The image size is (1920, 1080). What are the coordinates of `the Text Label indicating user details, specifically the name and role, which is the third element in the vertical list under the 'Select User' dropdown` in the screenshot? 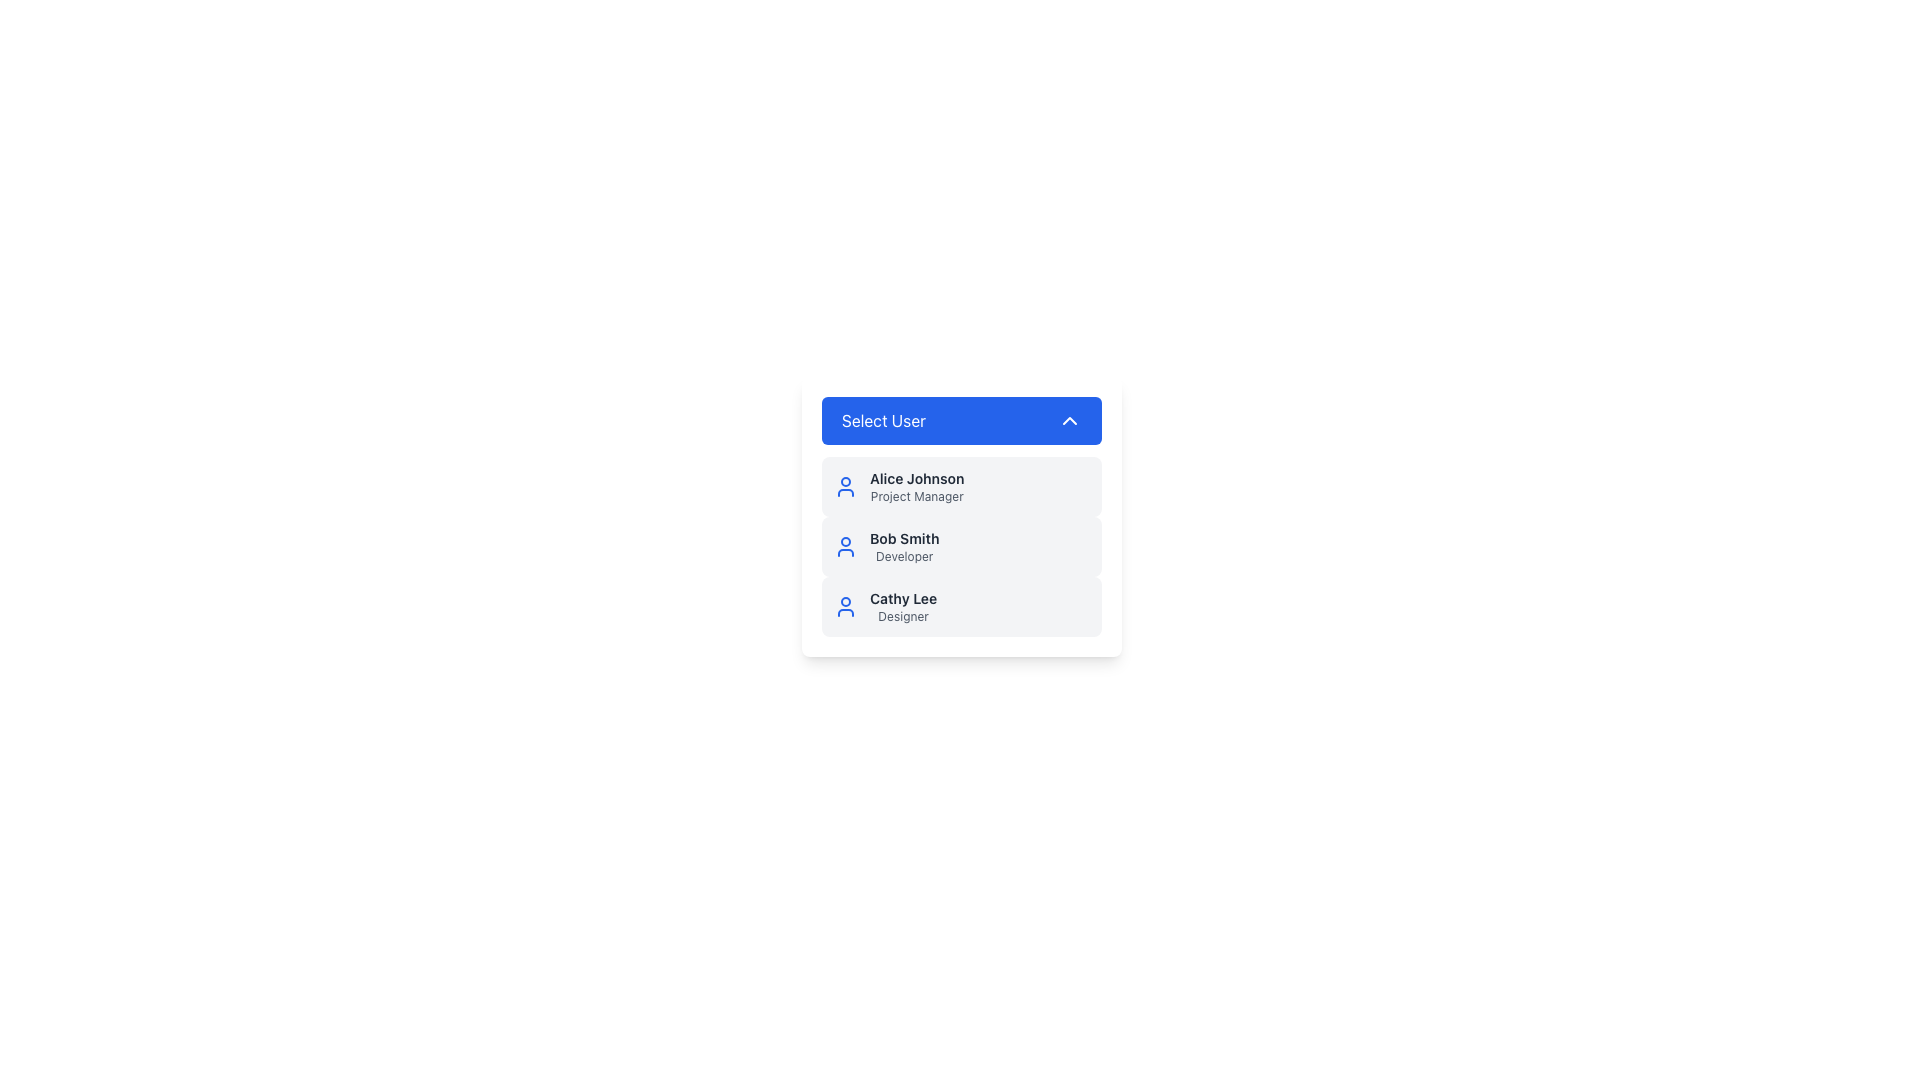 It's located at (902, 597).